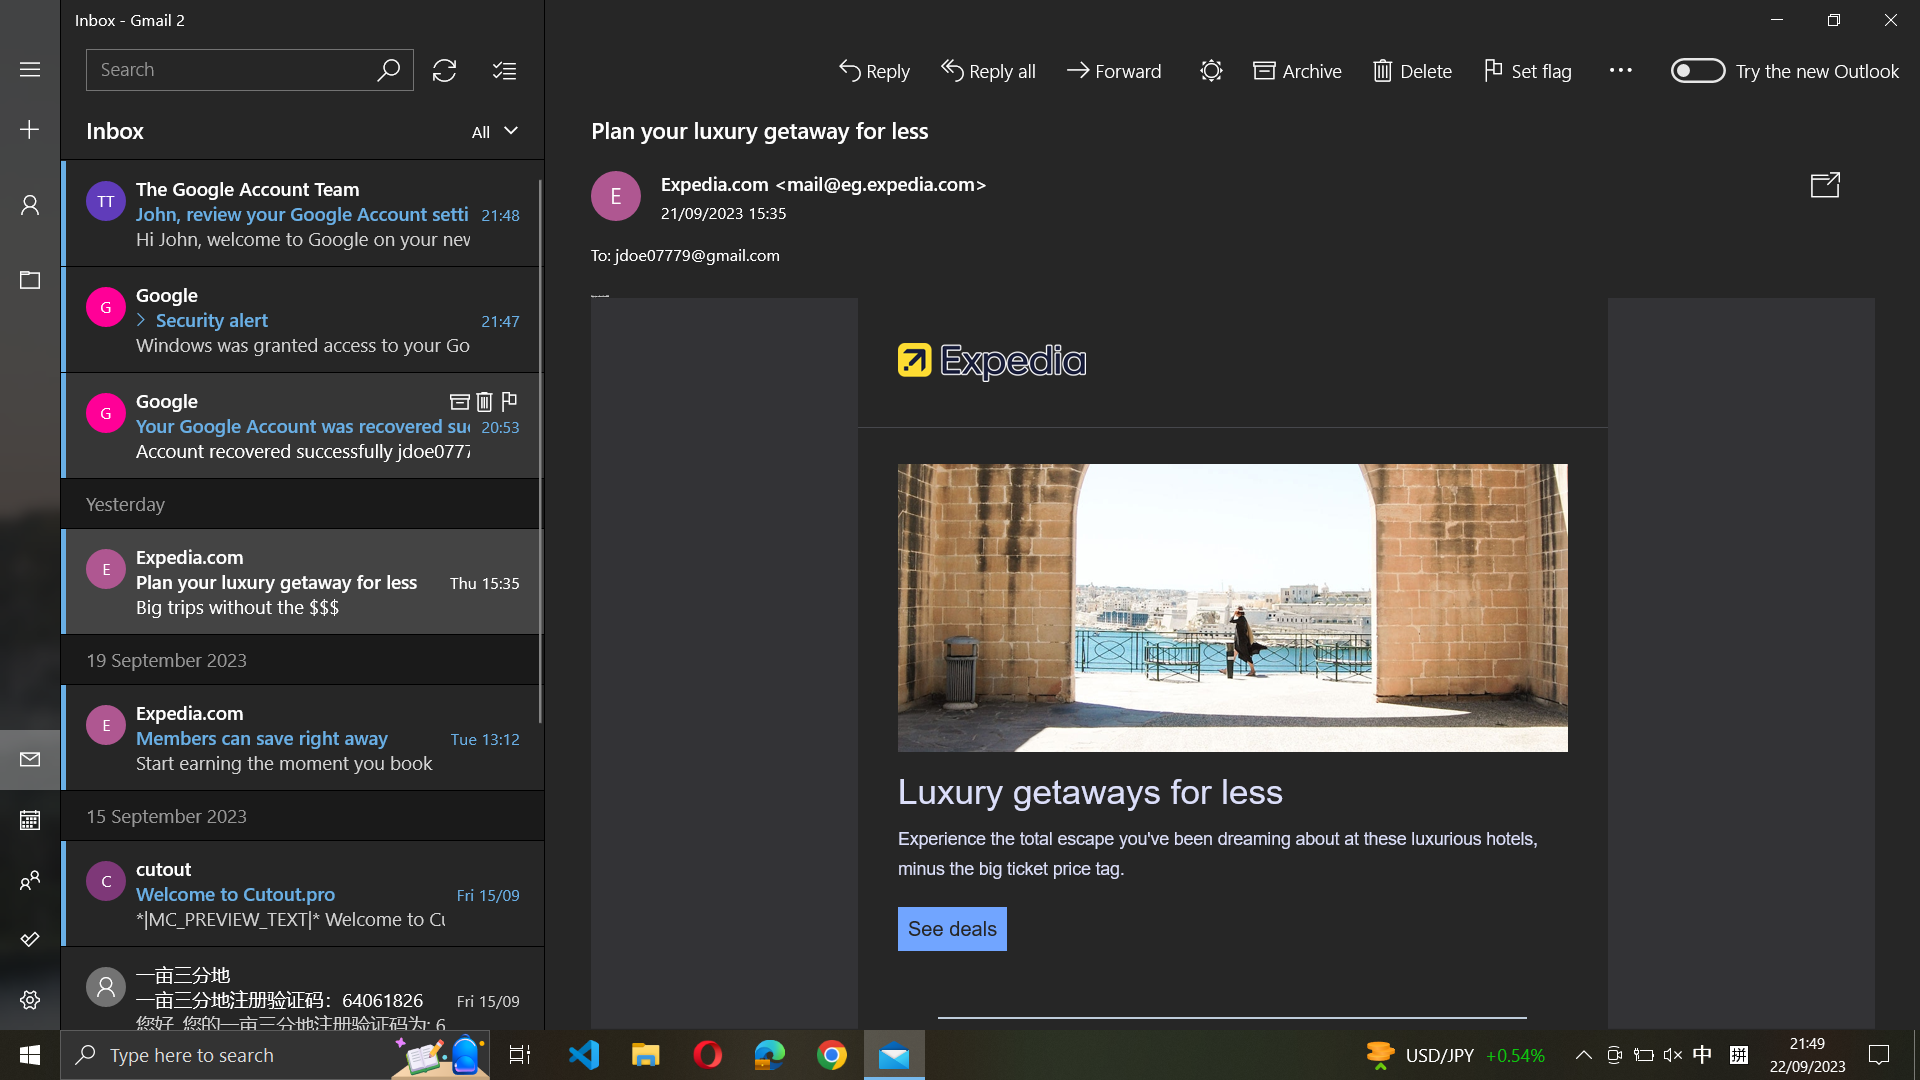 Image resolution: width=1920 pixels, height=1080 pixels. Describe the element at coordinates (302, 212) in the screenshot. I see `Mark the initial email from the list as read` at that location.